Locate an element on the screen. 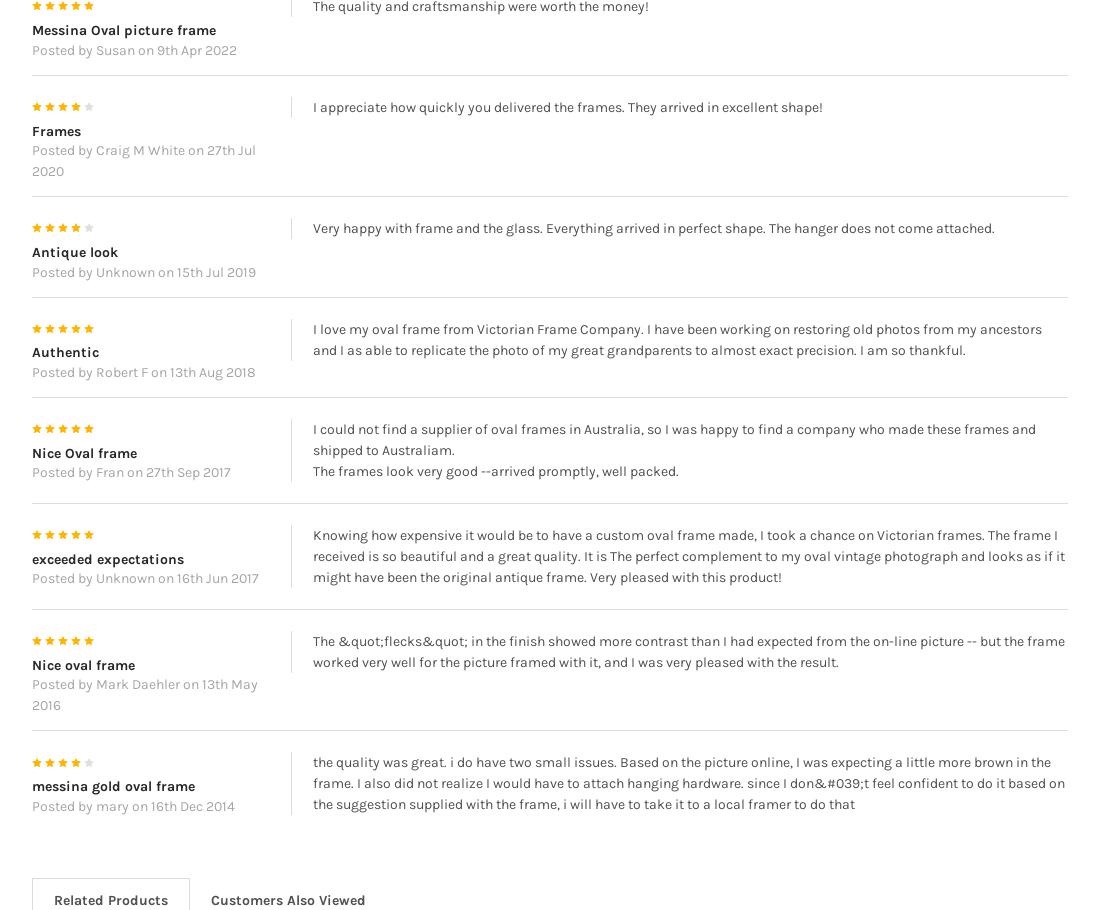 This screenshot has width=1100, height=910. 'Frames' is located at coordinates (54, 158).